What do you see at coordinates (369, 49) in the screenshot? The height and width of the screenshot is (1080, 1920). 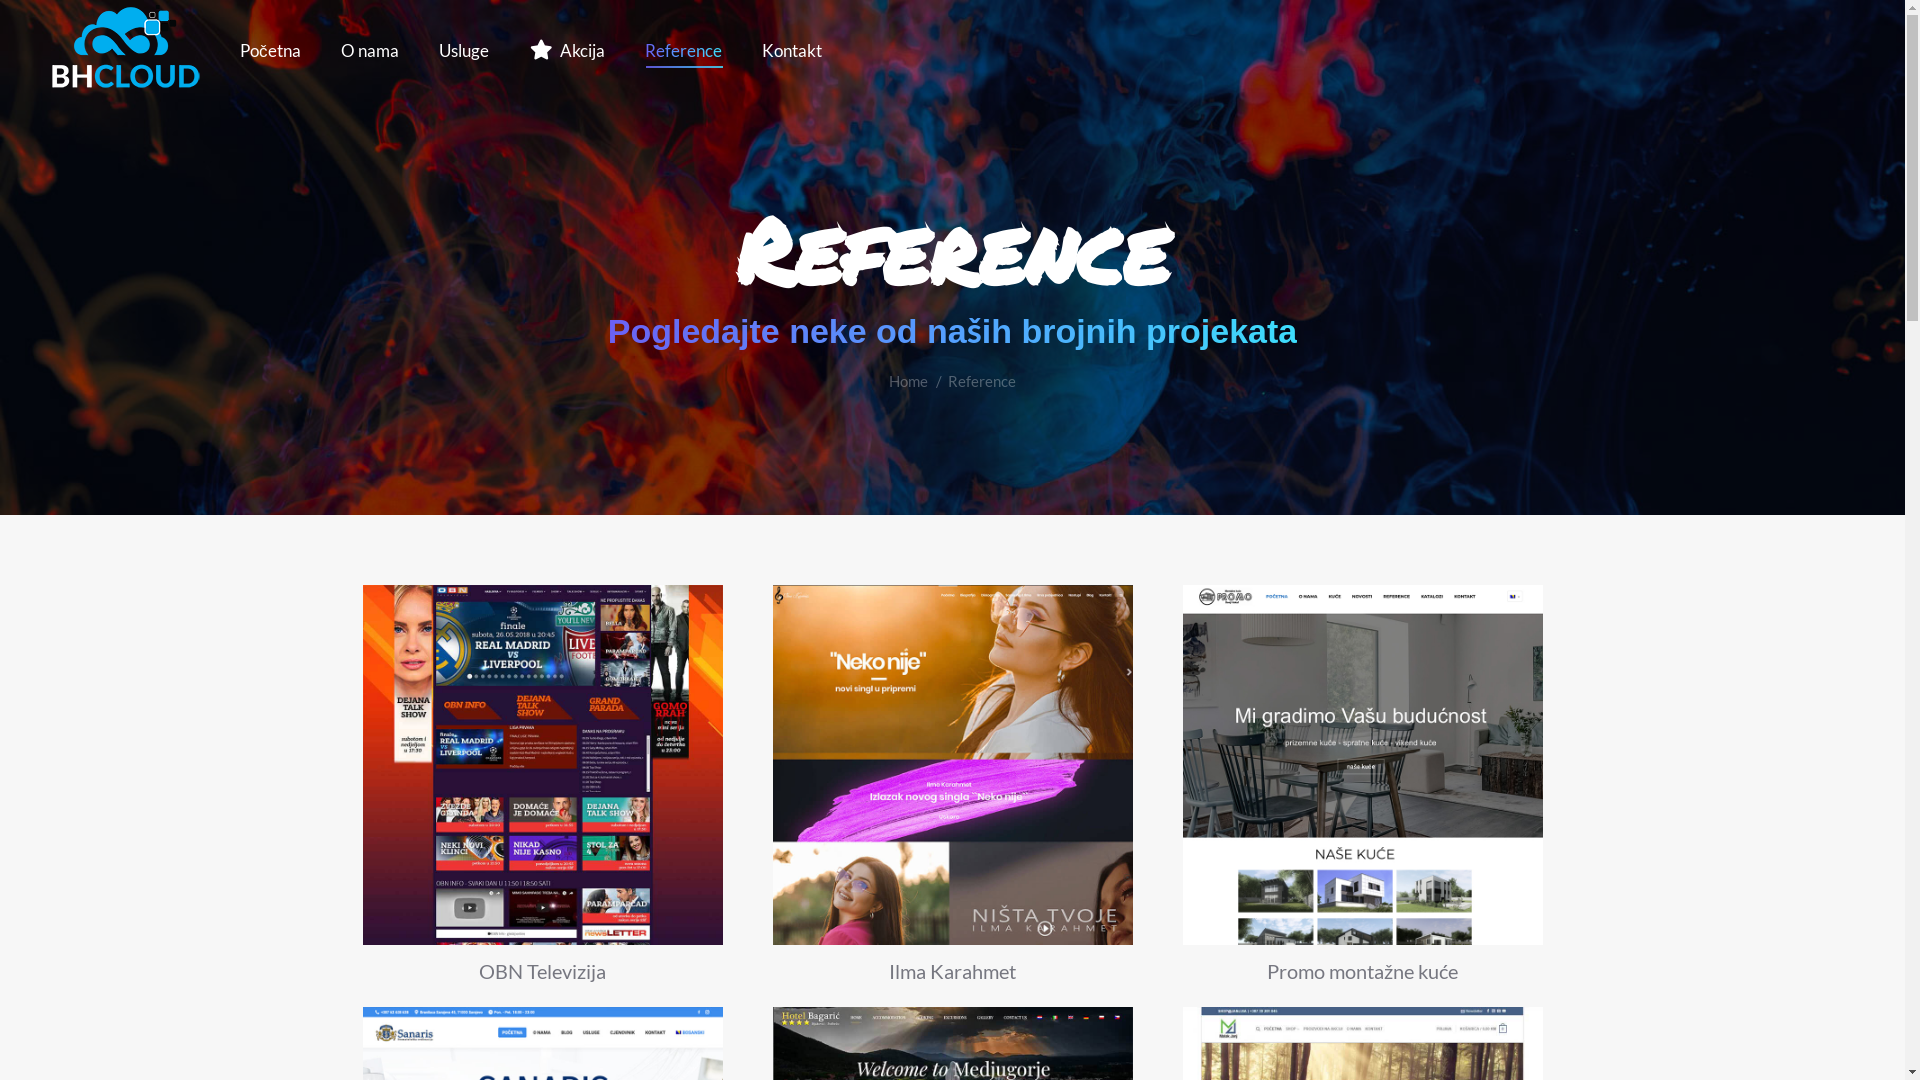 I see `'O nama'` at bounding box center [369, 49].